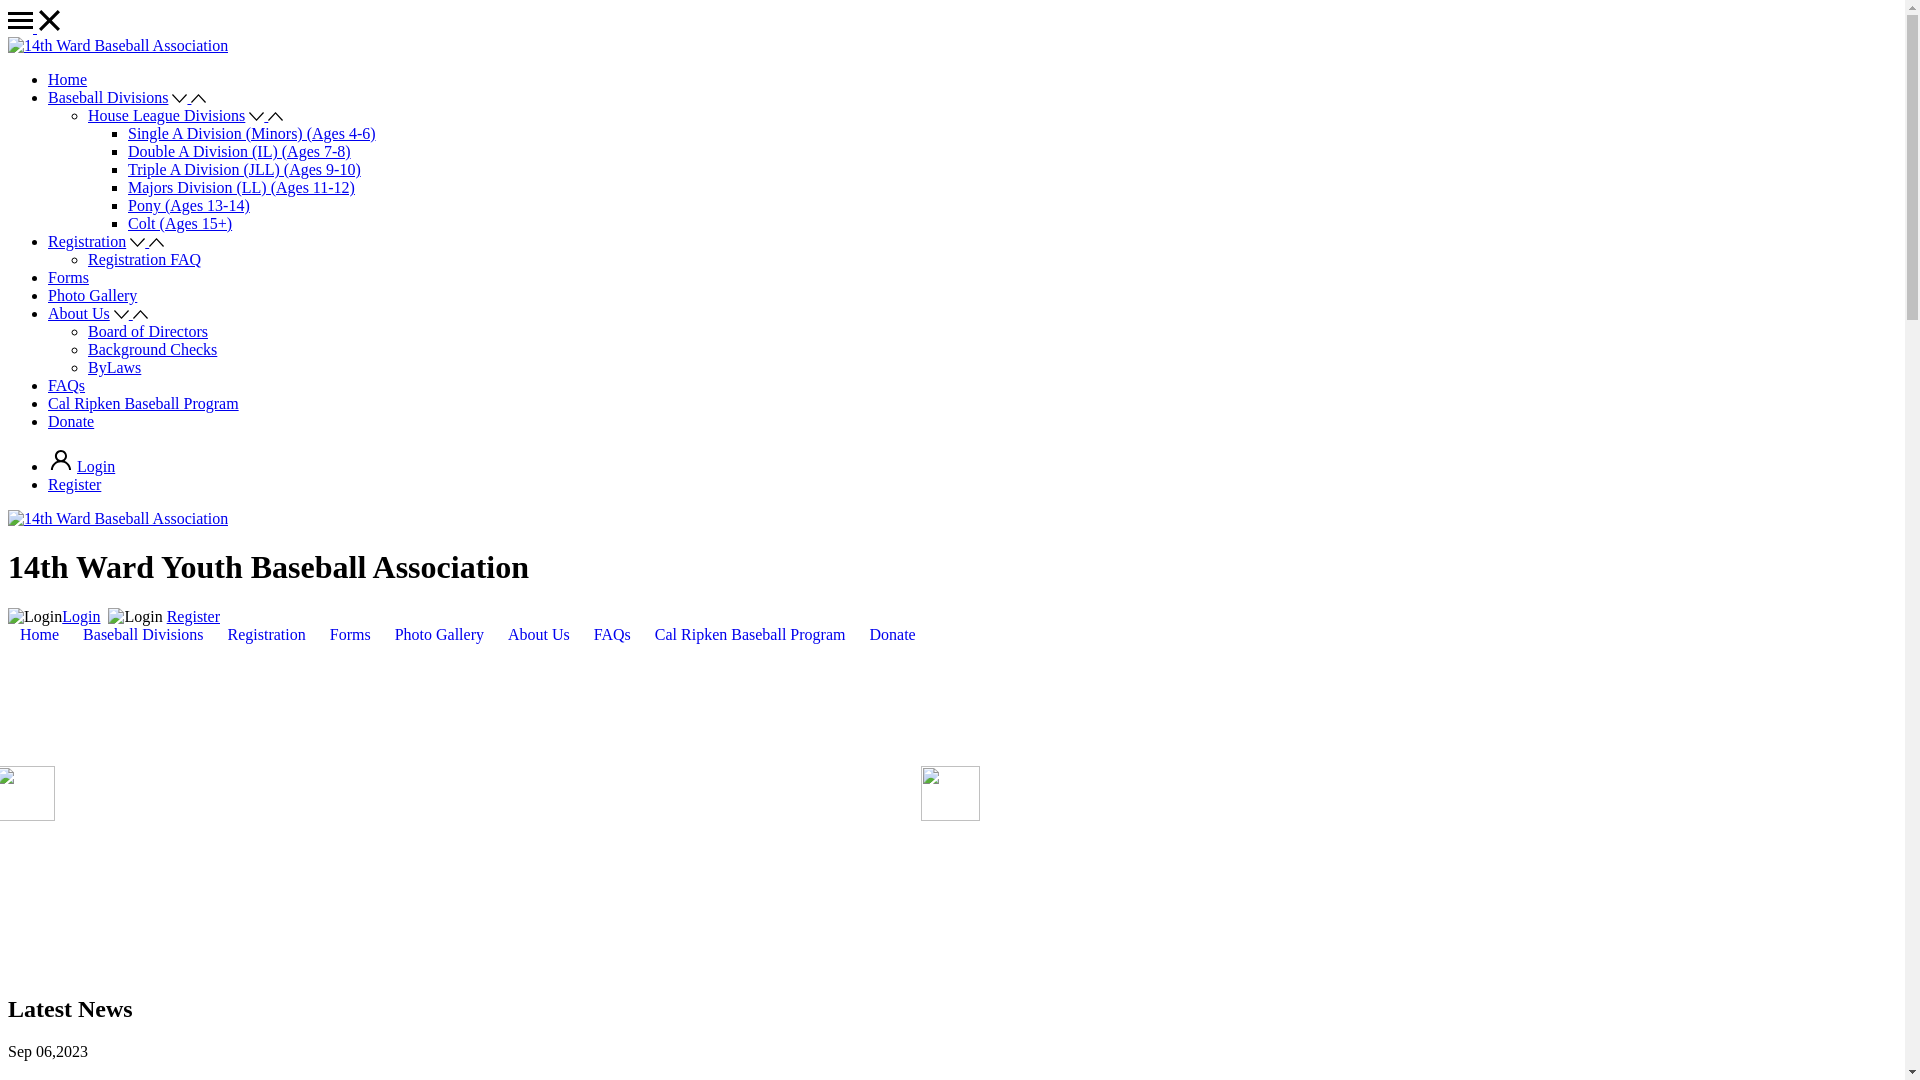 This screenshot has height=1080, width=1920. What do you see at coordinates (538, 635) in the screenshot?
I see `'About Us'` at bounding box center [538, 635].